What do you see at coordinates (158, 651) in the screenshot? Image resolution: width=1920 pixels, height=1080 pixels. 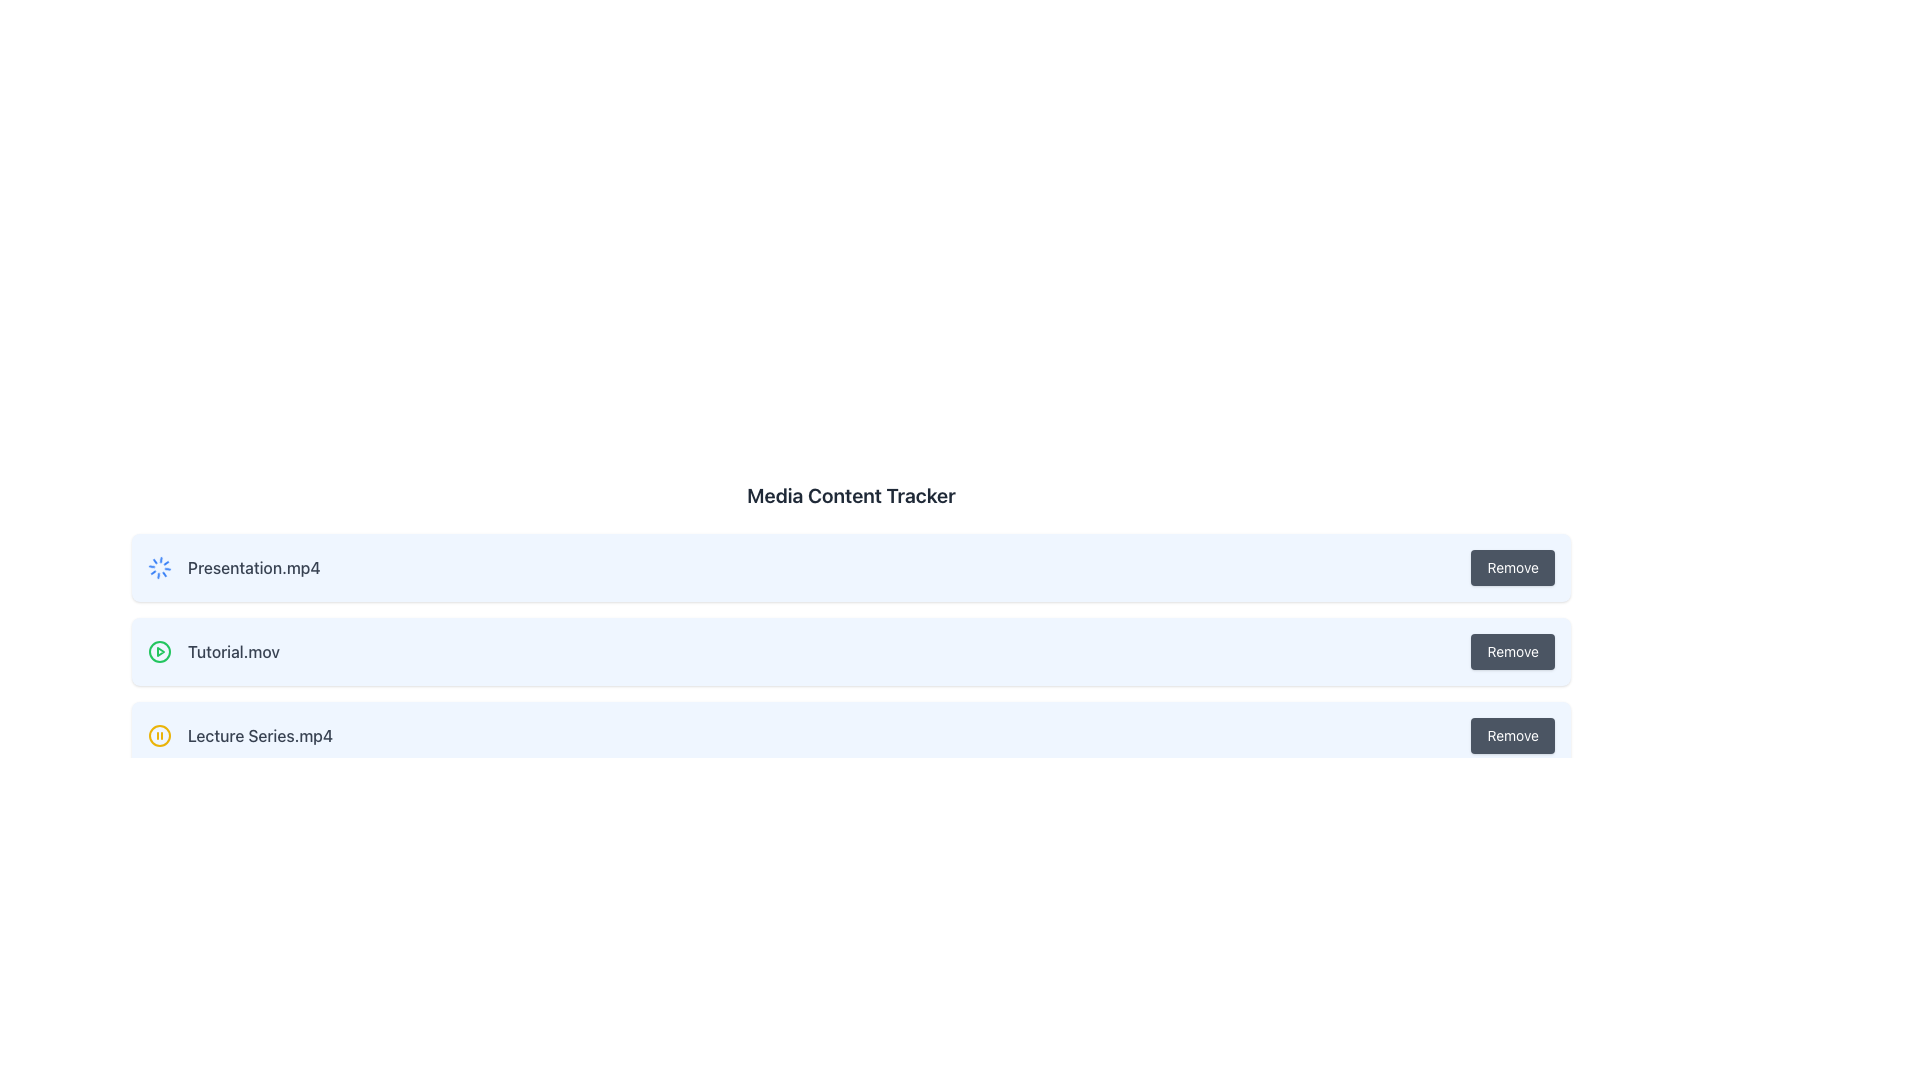 I see `the circular play icon with a green stroke located to the left of the text 'Tutorial.mov' to play the video` at bounding box center [158, 651].